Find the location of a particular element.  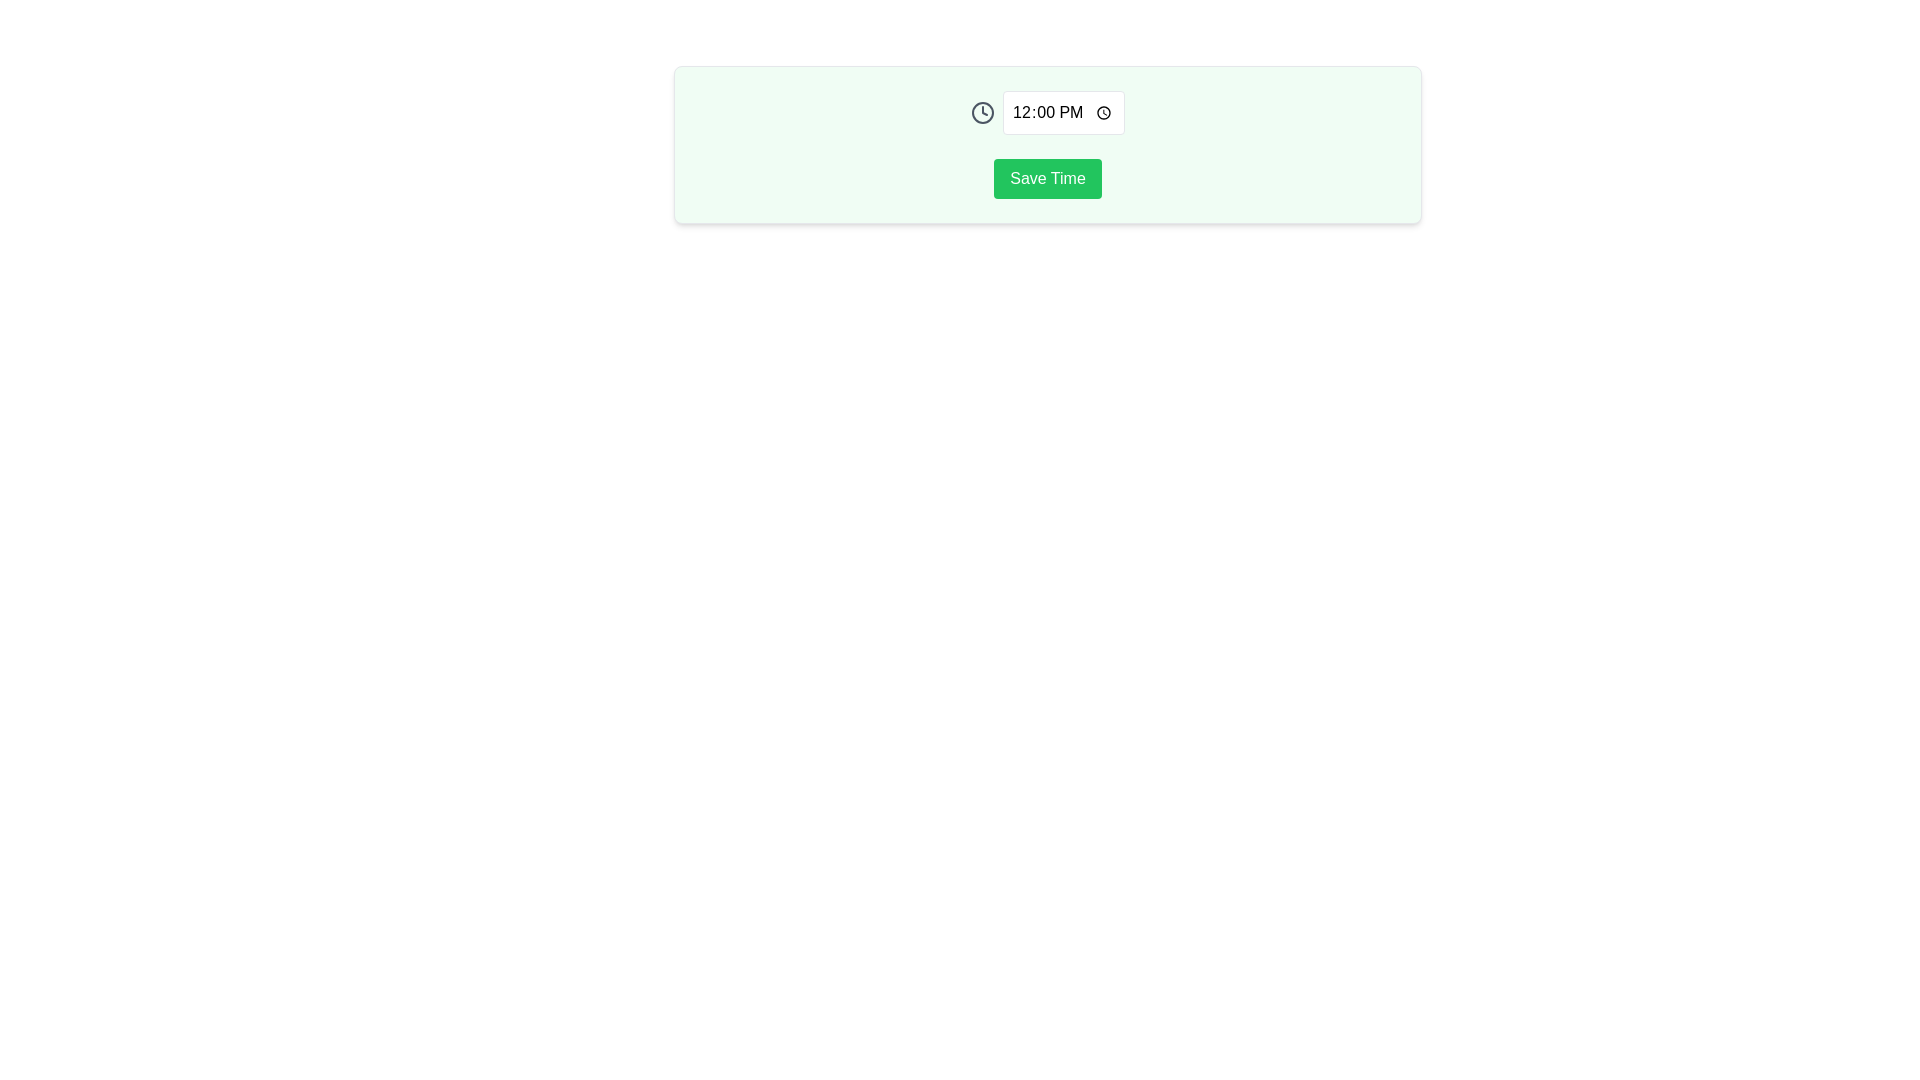

the circular decorative element of the clock icon, which is defined by a gray outline and is positioned at the center of the clock, to the left of the '12:00 PM' time label is located at coordinates (983, 112).